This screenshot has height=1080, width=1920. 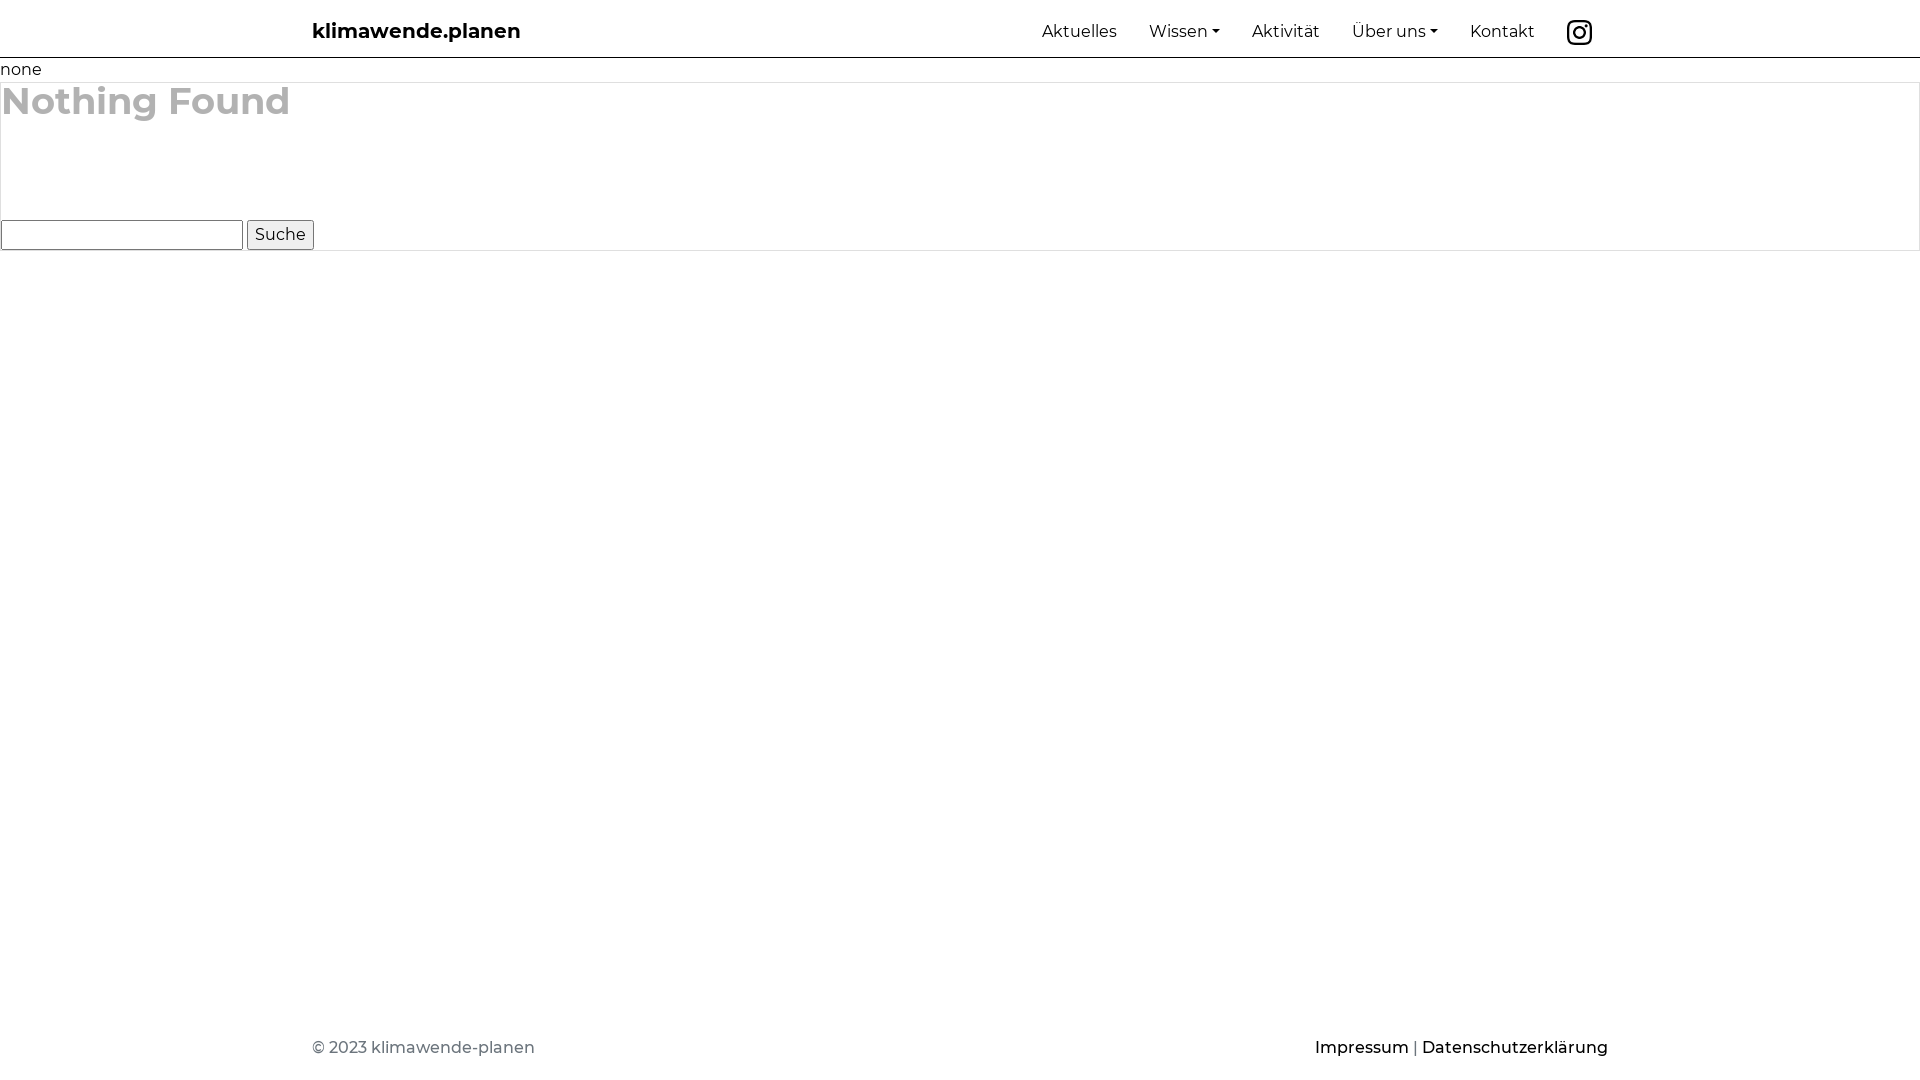 I want to click on 'Suche', so click(x=245, y=234).